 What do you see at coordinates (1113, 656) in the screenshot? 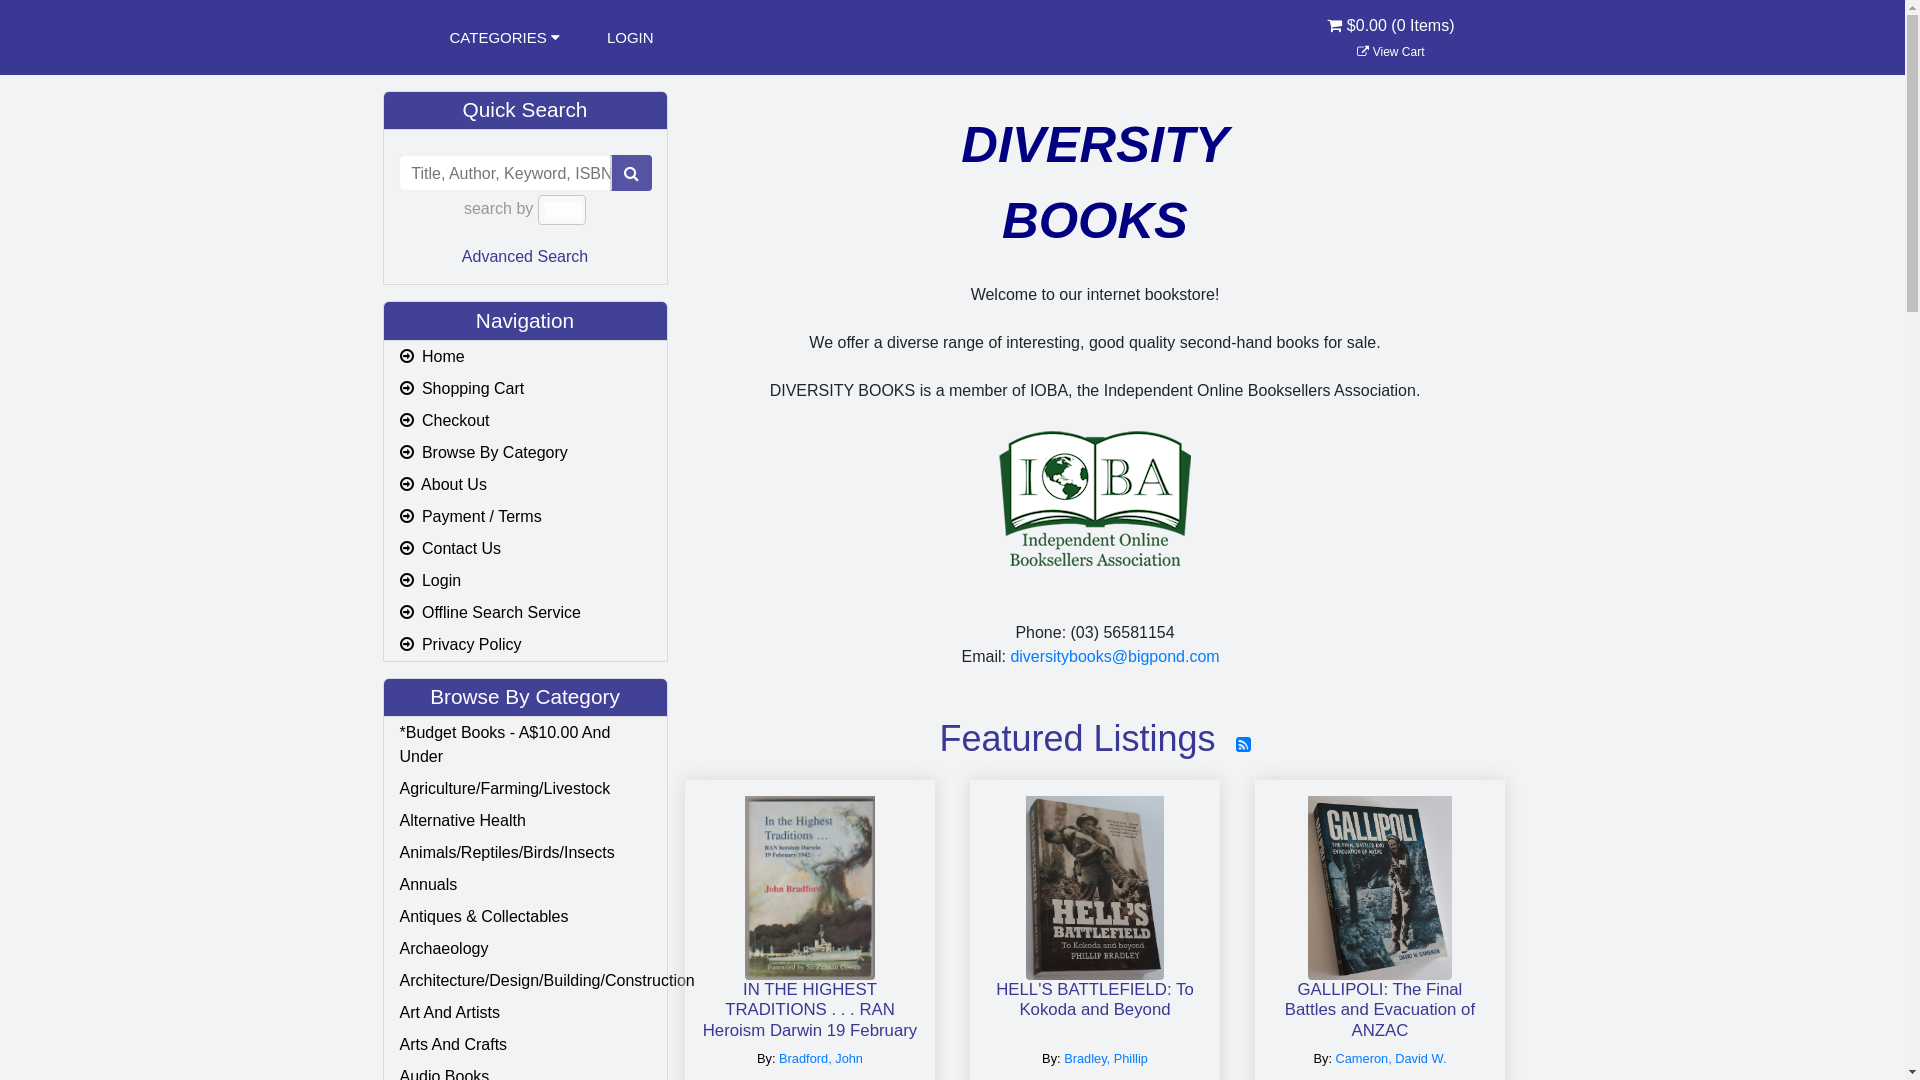
I see `'diversitybooks@bigpond.com'` at bounding box center [1113, 656].